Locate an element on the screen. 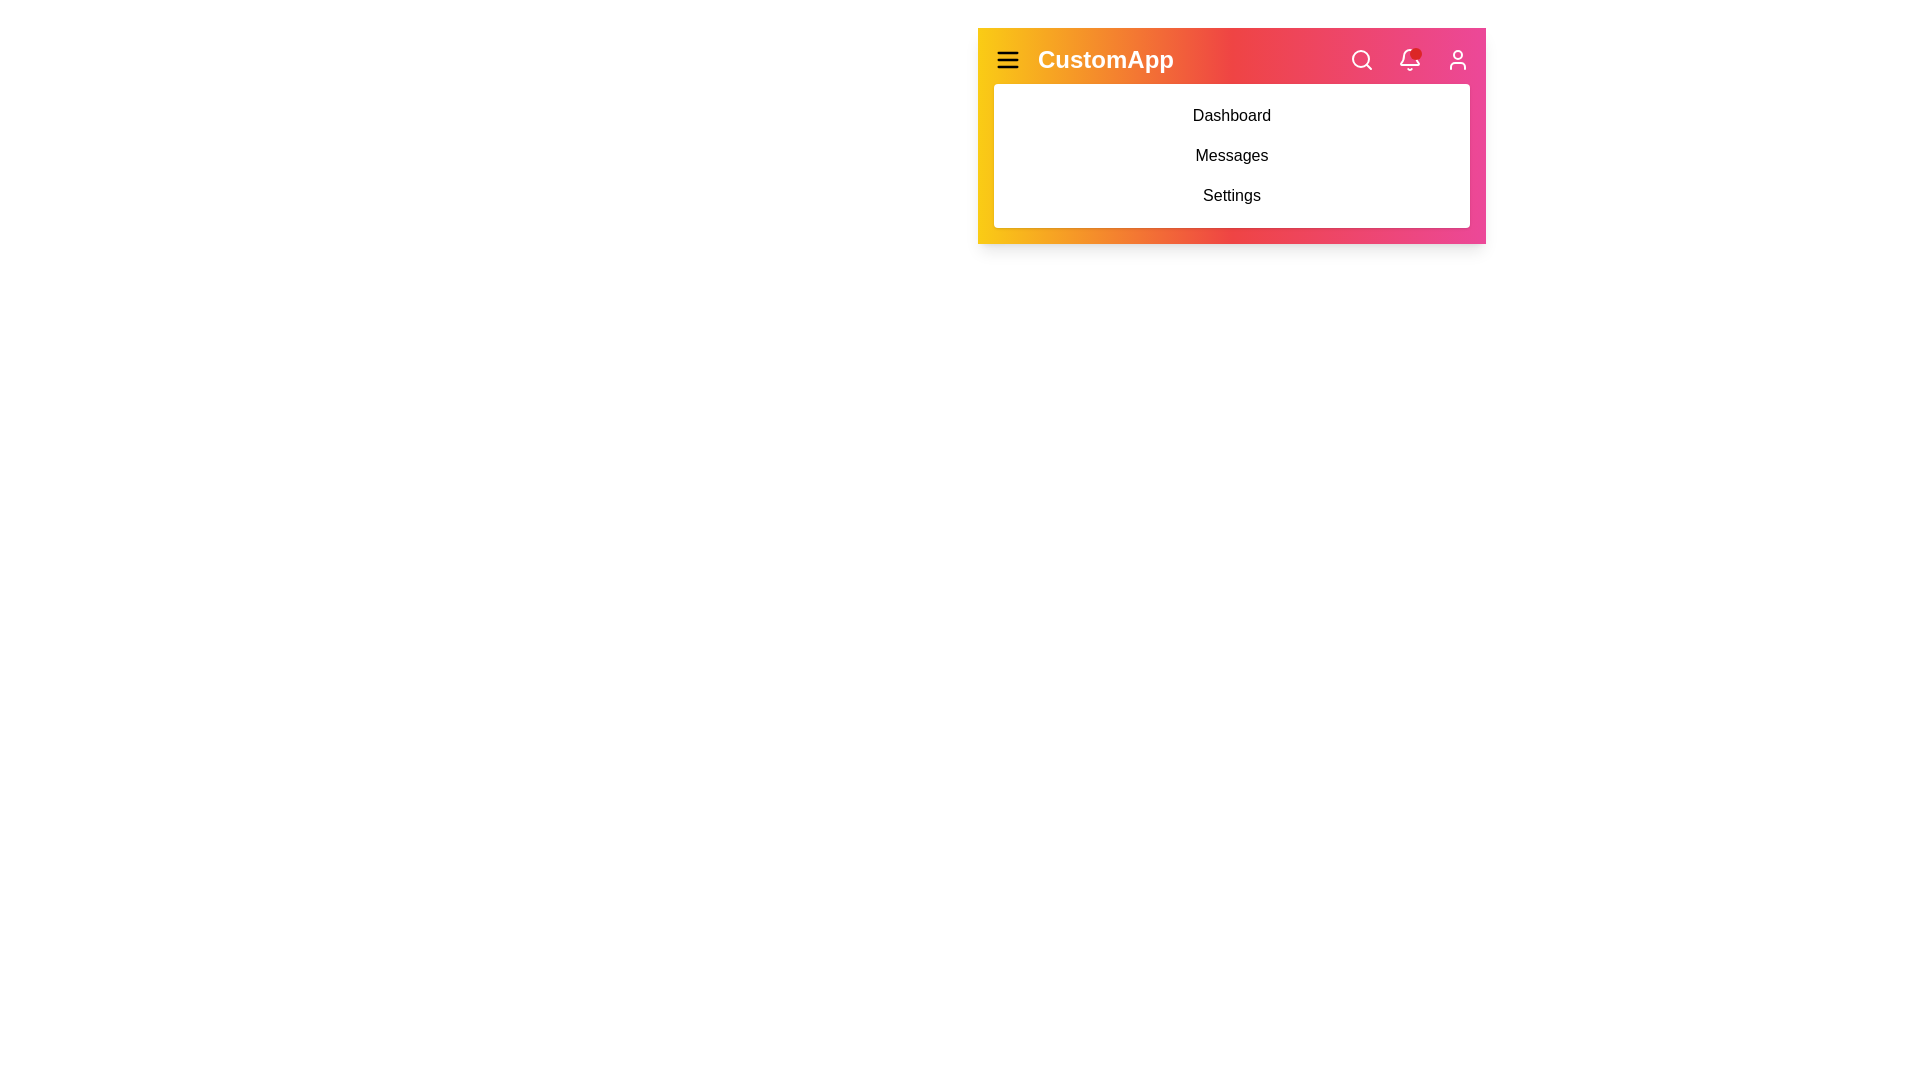 The height and width of the screenshot is (1080, 1920). the menu item Settings from the options 'Dashboard', 'Messages', and 'Settings' is located at coordinates (1231, 196).